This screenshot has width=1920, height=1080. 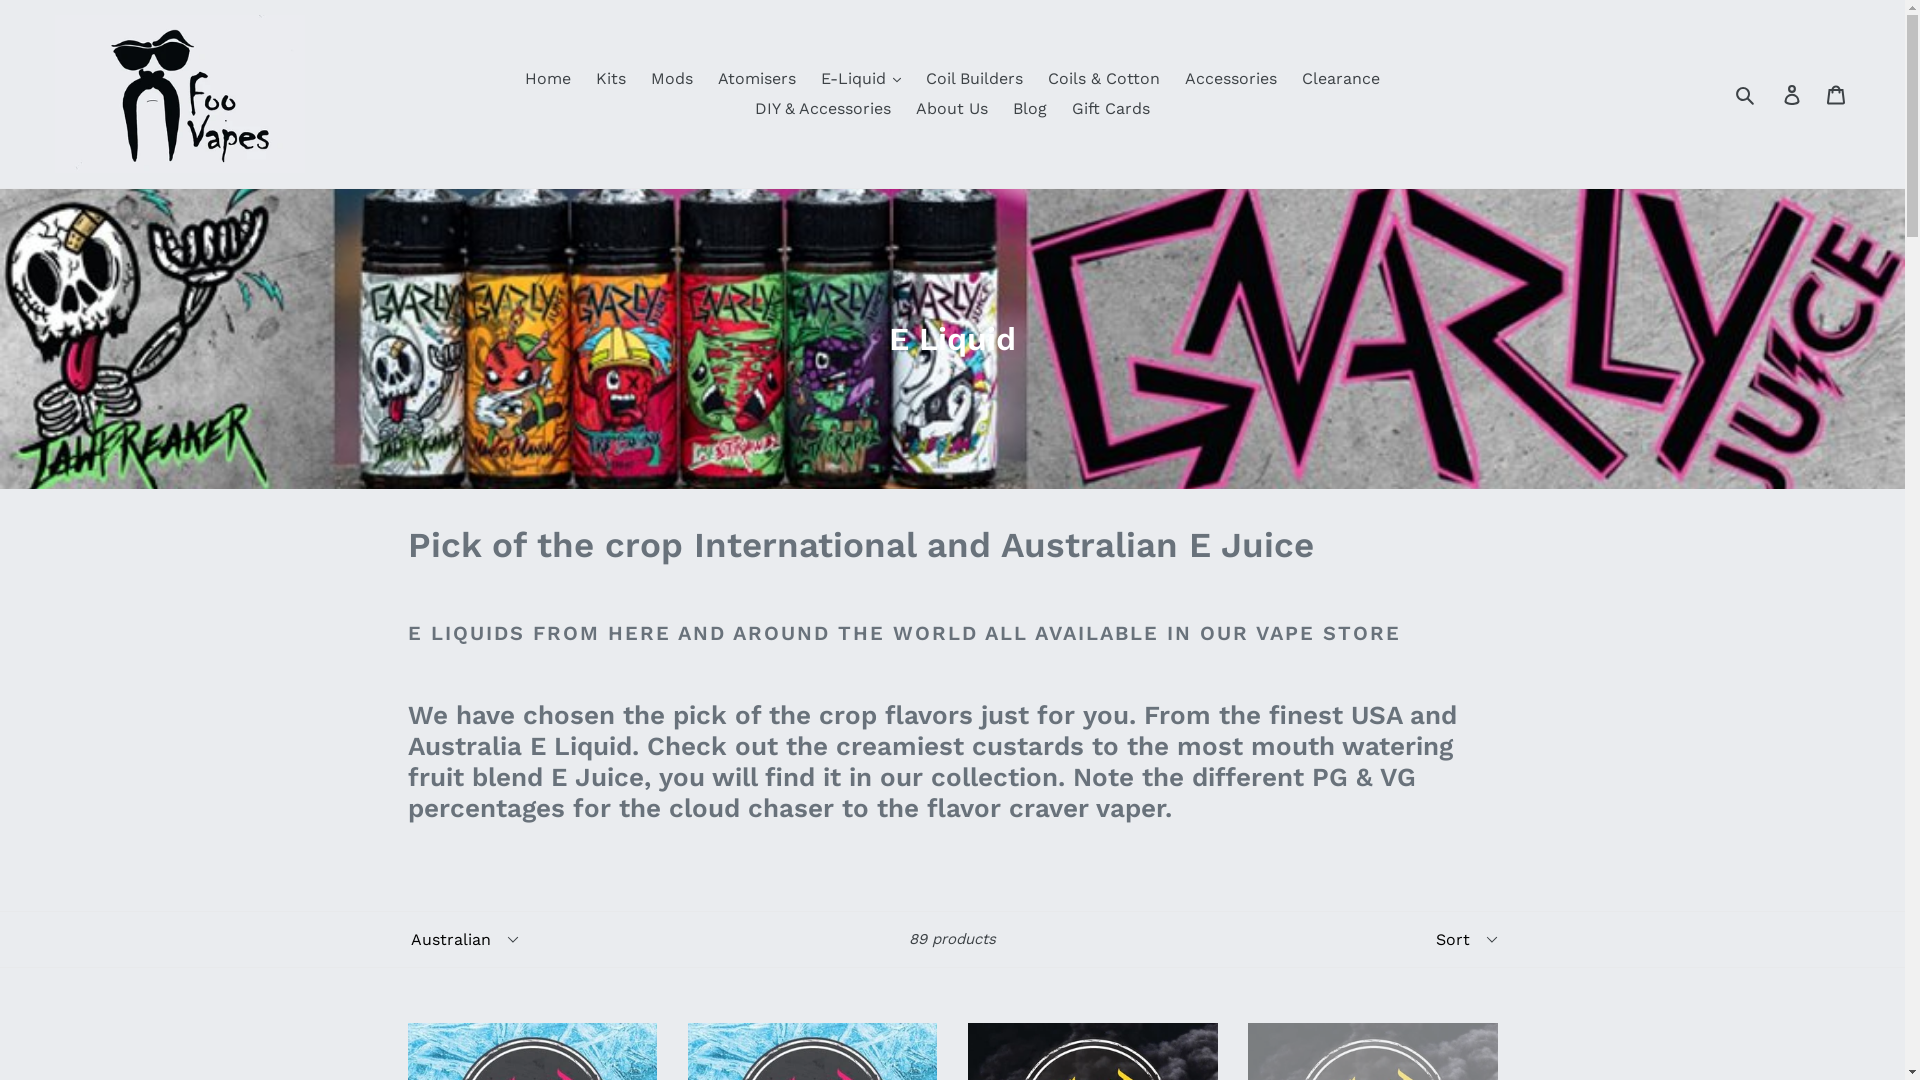 I want to click on 'Accessories', so click(x=1229, y=77).